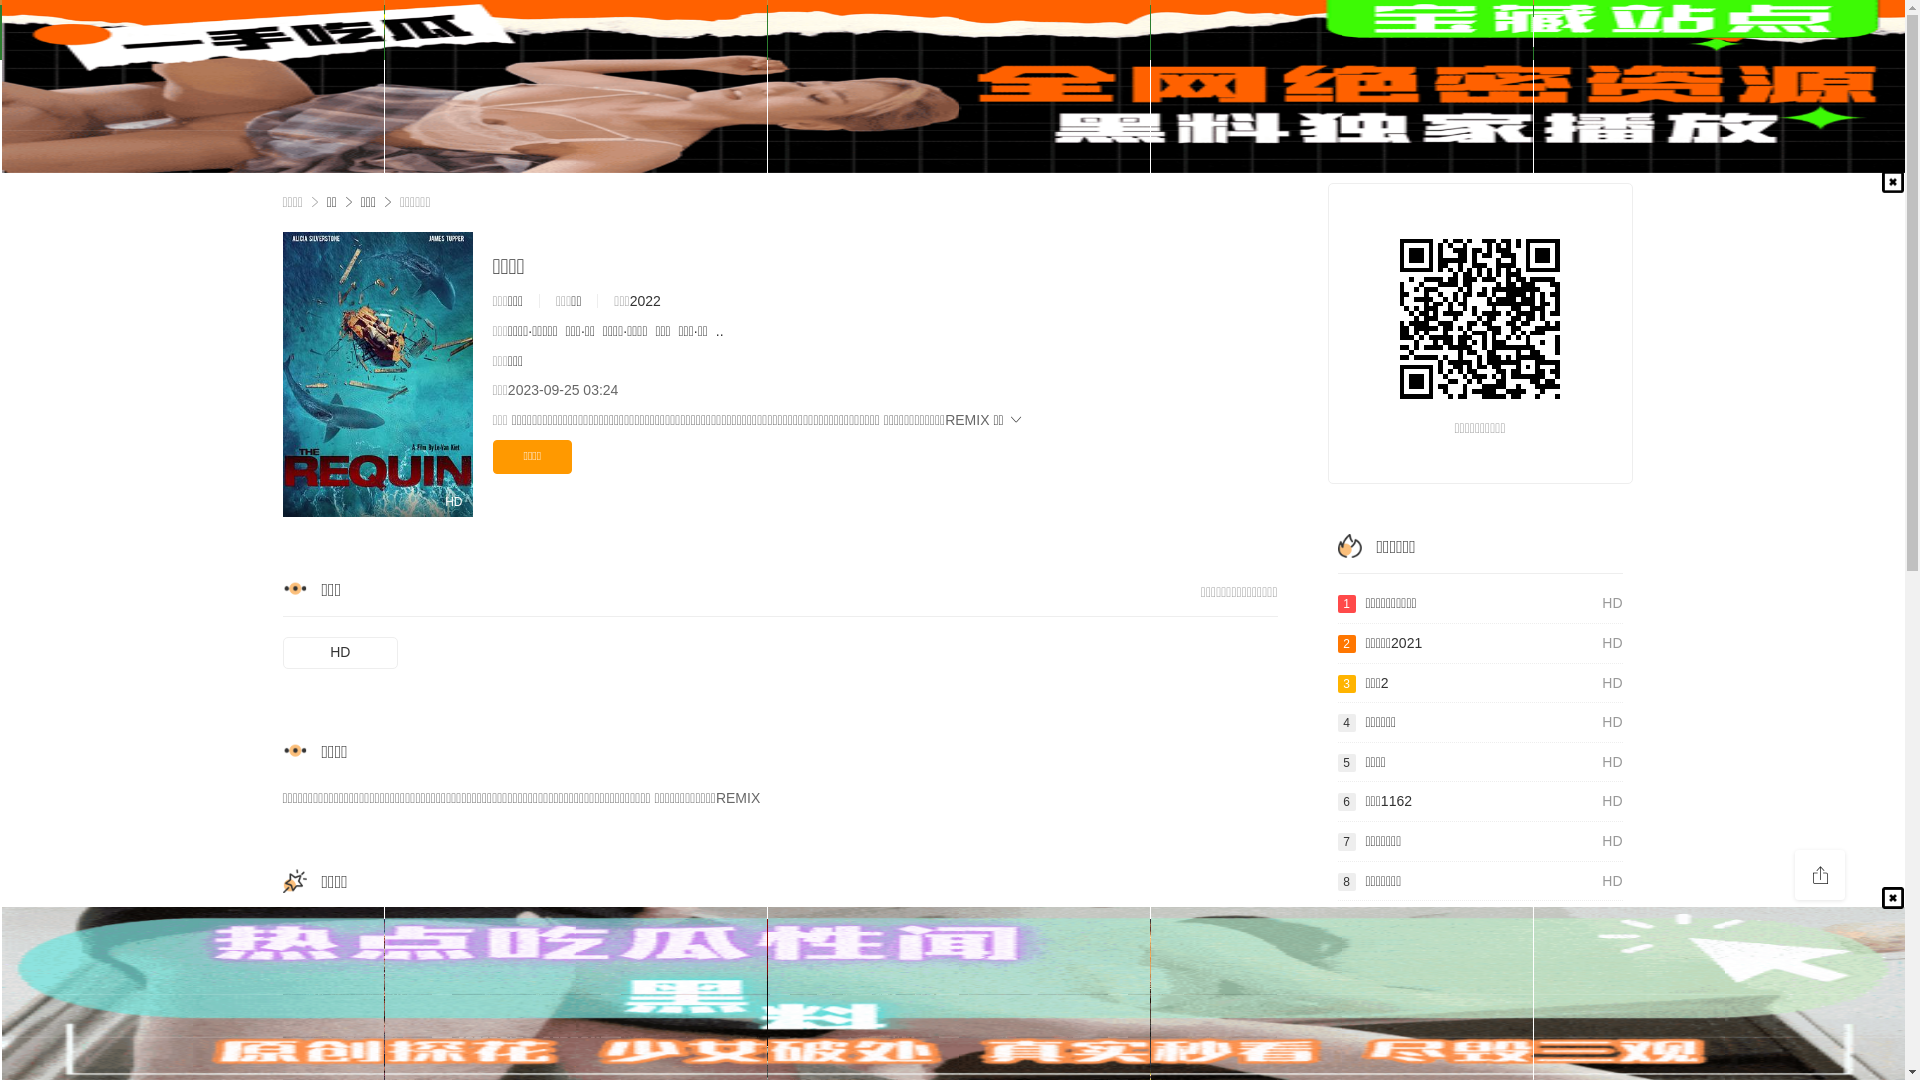  What do you see at coordinates (1479, 318) in the screenshot?
I see `'http://www.174tv.com/tv/84.html'` at bounding box center [1479, 318].